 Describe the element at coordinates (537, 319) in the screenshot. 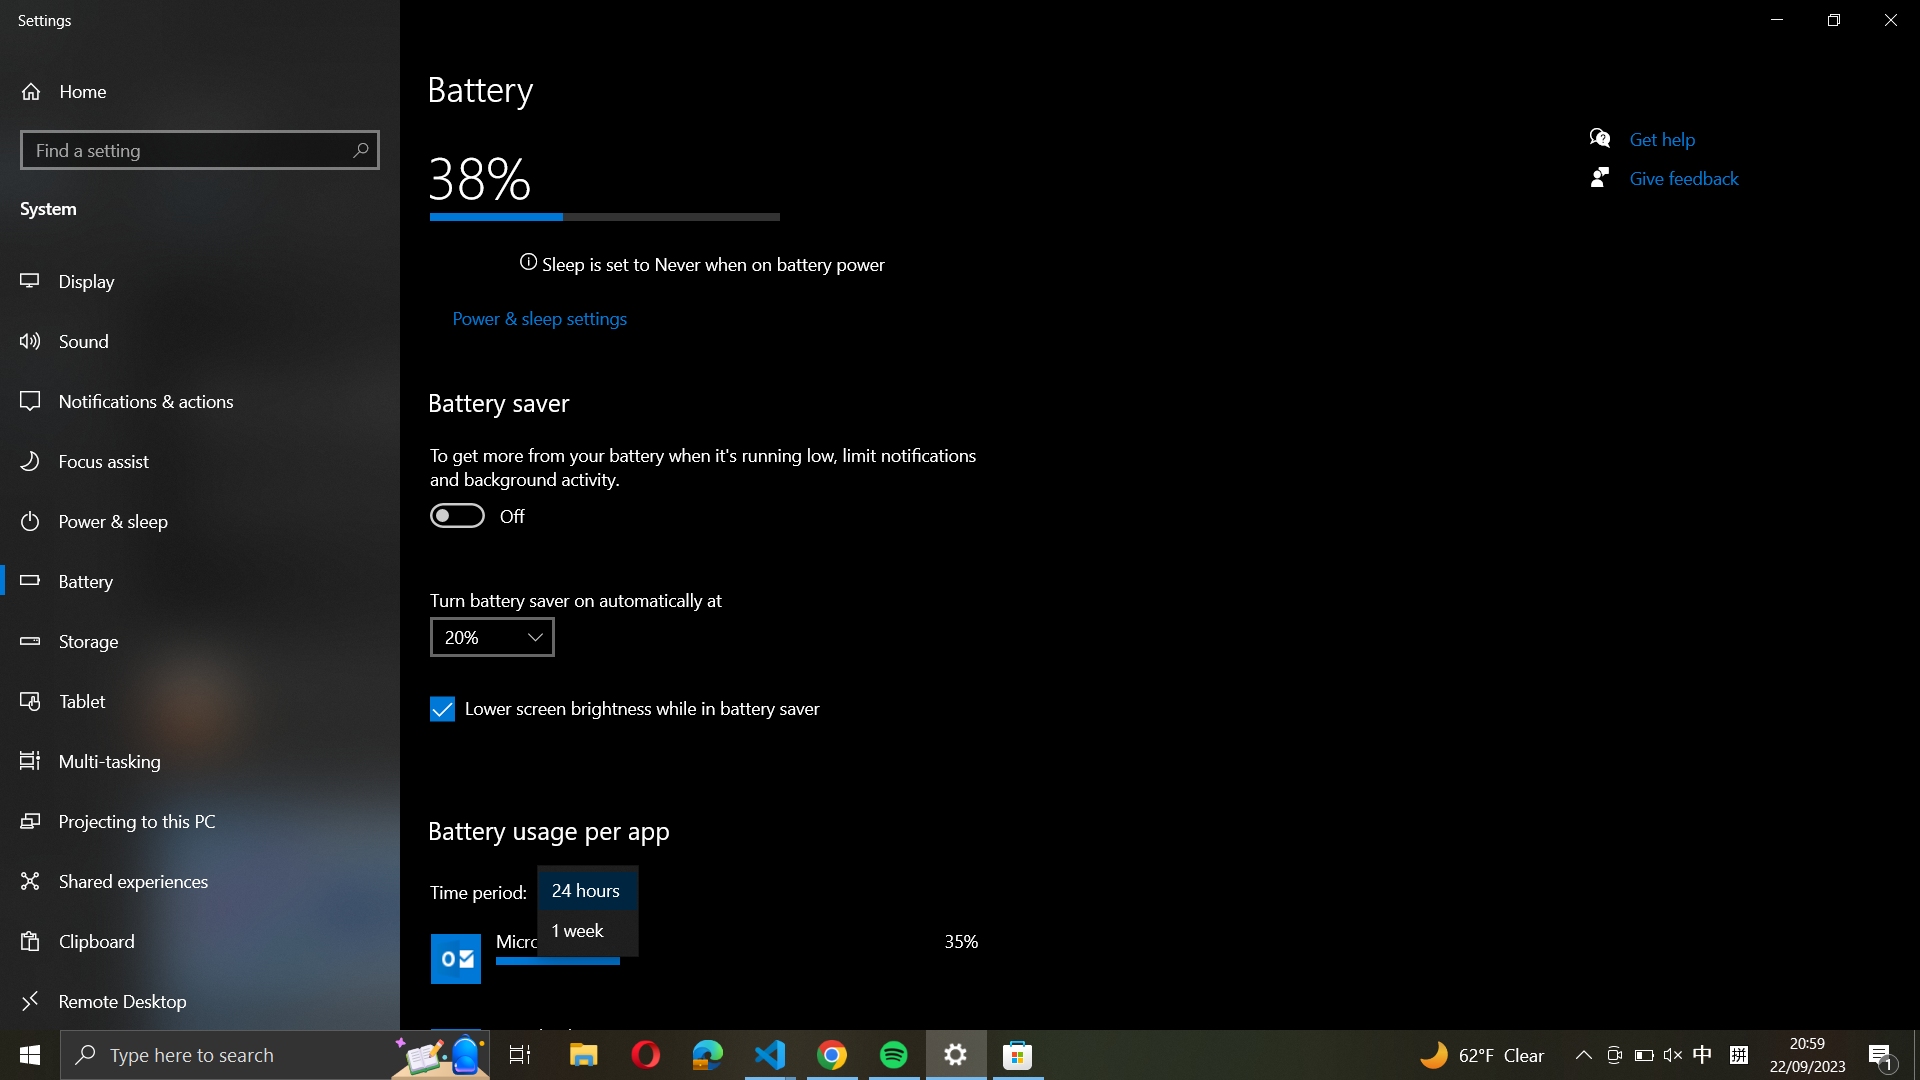

I see `Navigate and select the "Power & sleep" settings from the menu on the left` at that location.